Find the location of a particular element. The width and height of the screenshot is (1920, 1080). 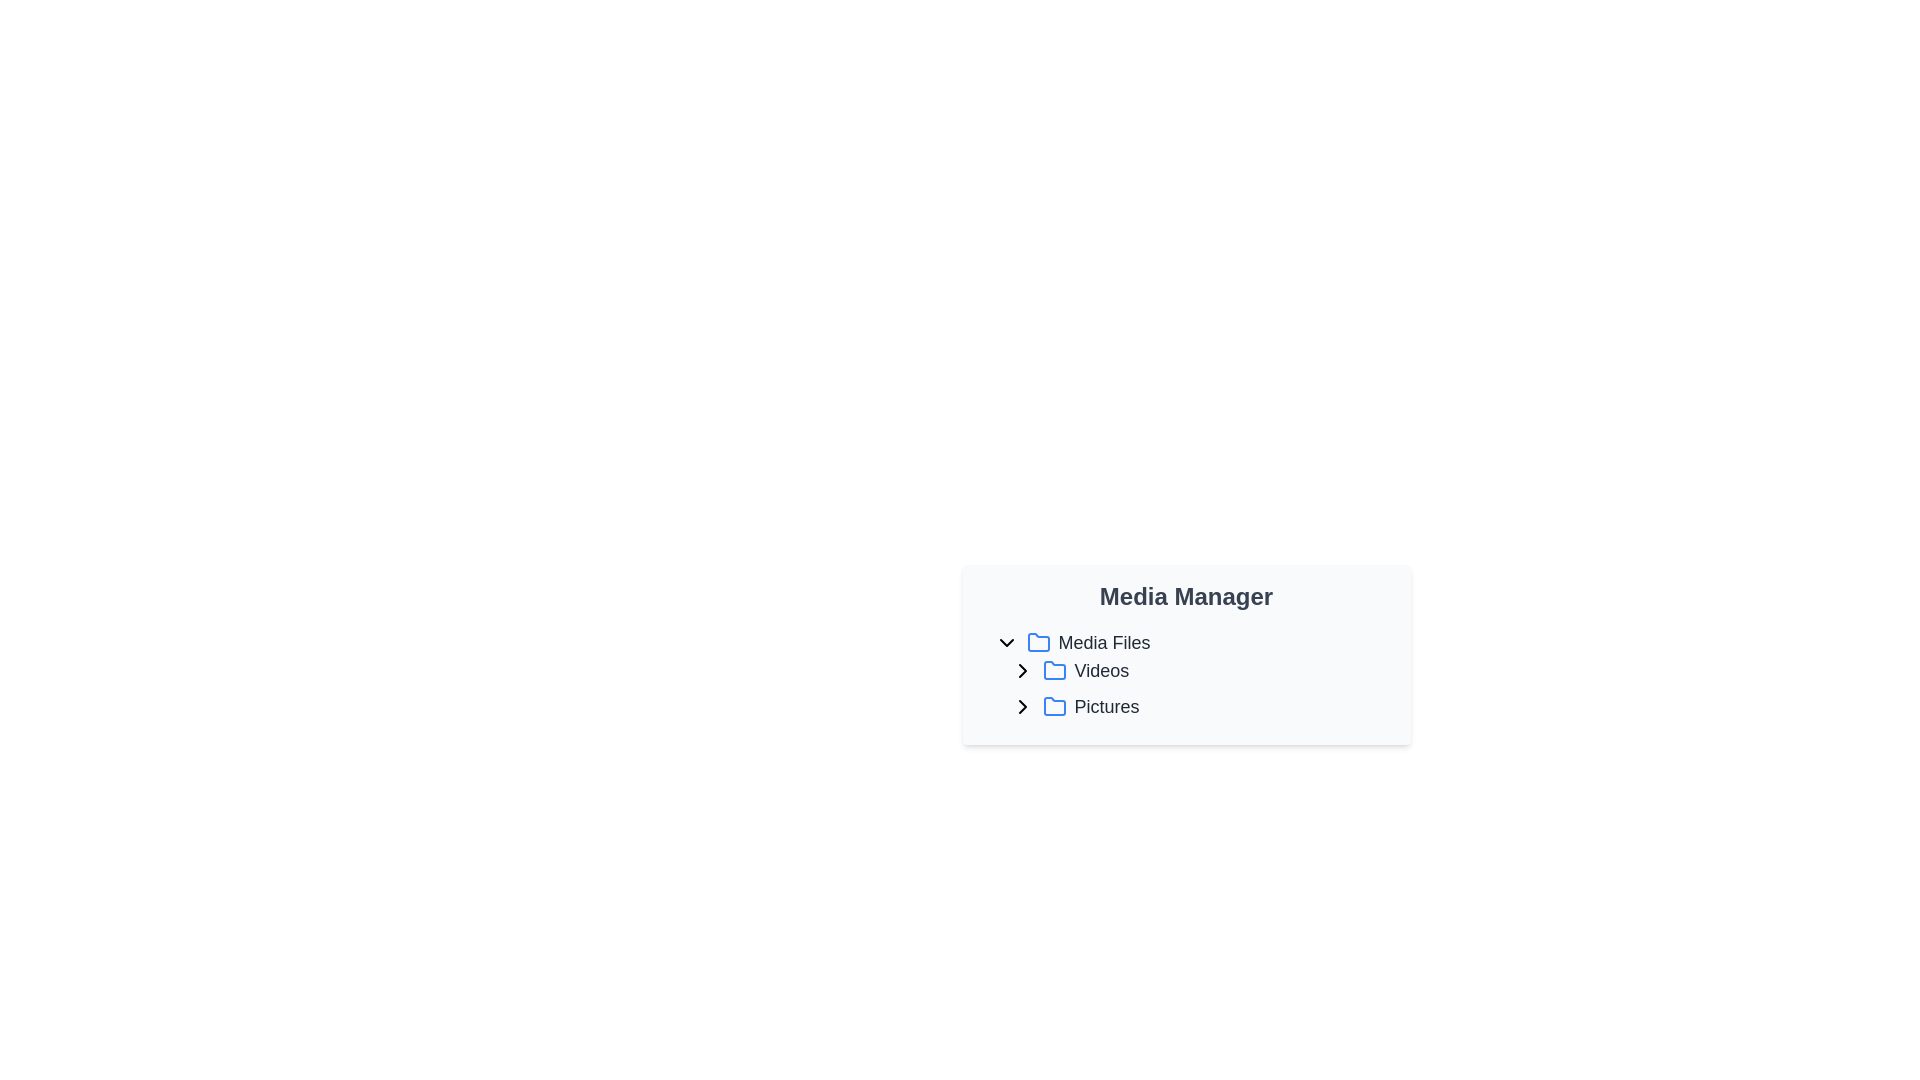

the 'Videos' folder label in the Media Manager is located at coordinates (1100, 671).